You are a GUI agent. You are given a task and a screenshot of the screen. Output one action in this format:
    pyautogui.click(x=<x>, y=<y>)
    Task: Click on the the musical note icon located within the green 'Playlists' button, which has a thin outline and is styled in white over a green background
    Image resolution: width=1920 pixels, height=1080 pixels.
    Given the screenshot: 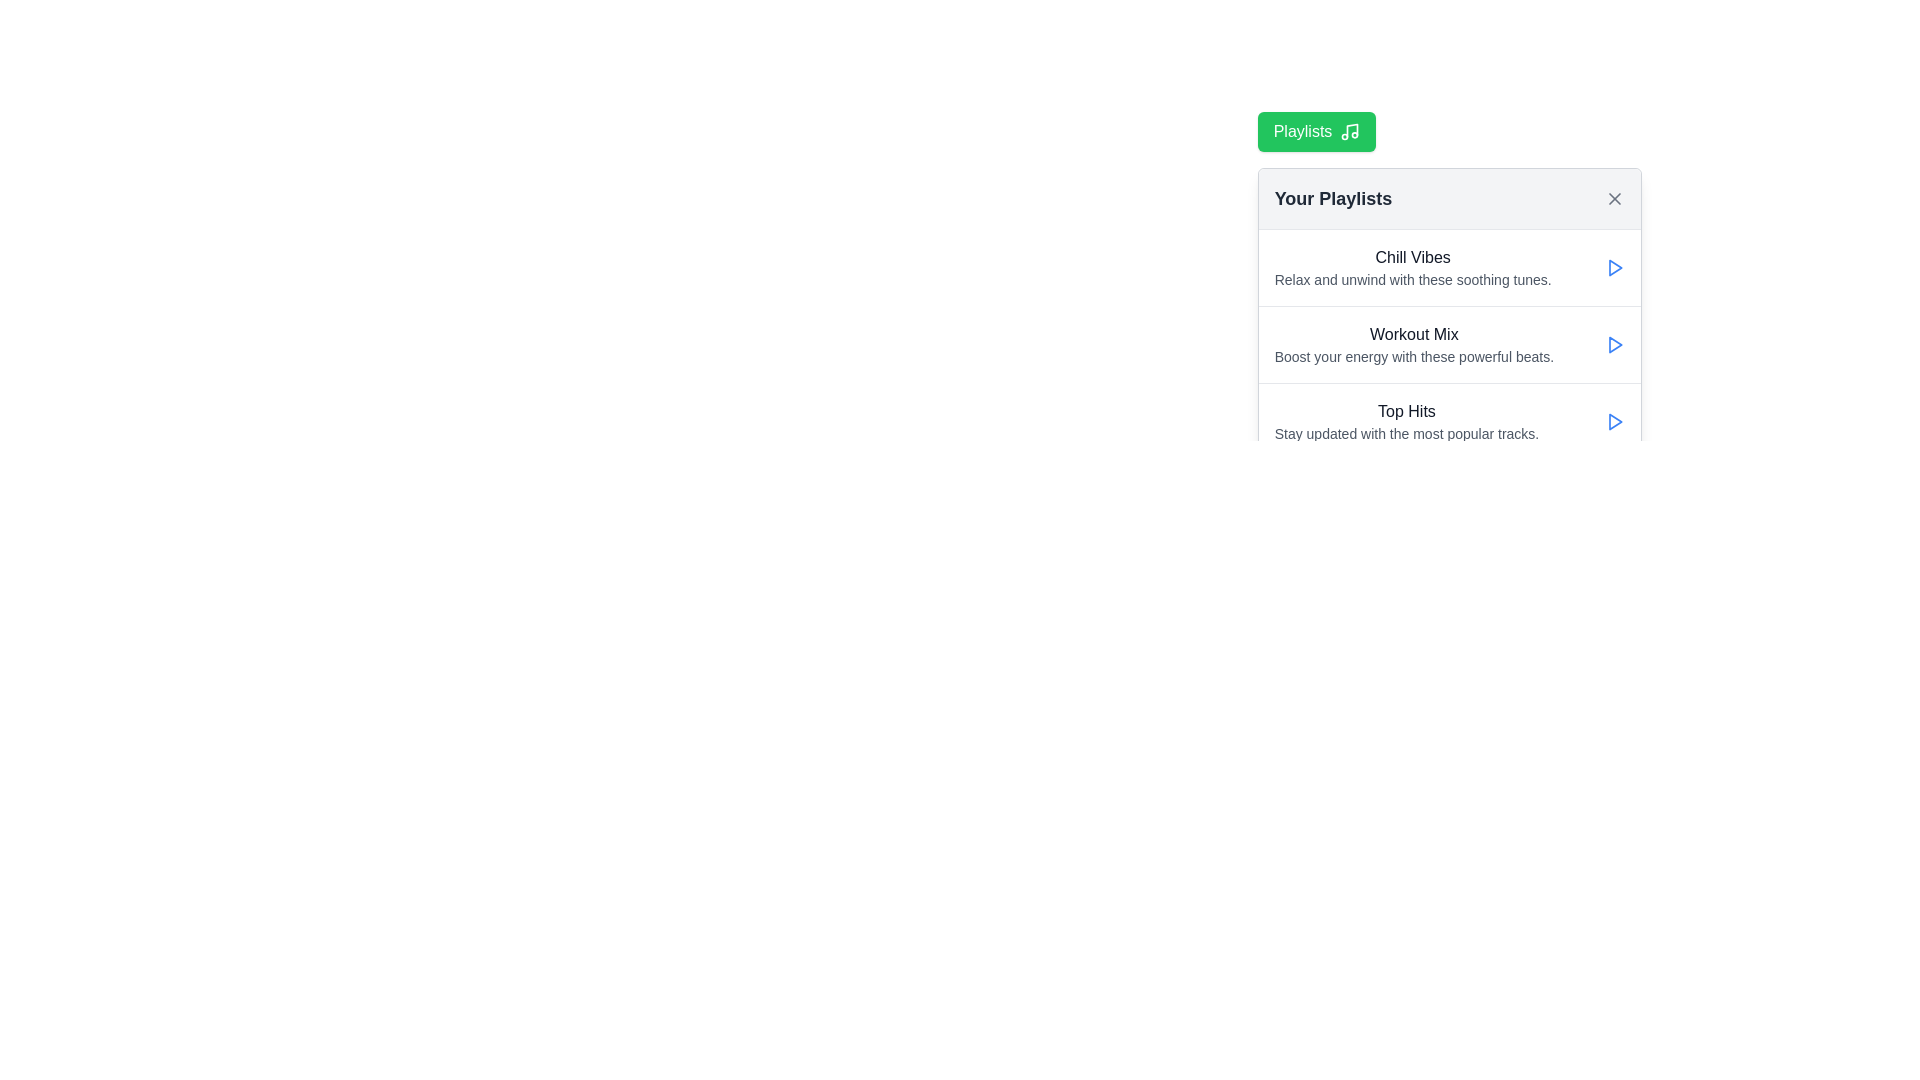 What is the action you would take?
    pyautogui.click(x=1350, y=131)
    